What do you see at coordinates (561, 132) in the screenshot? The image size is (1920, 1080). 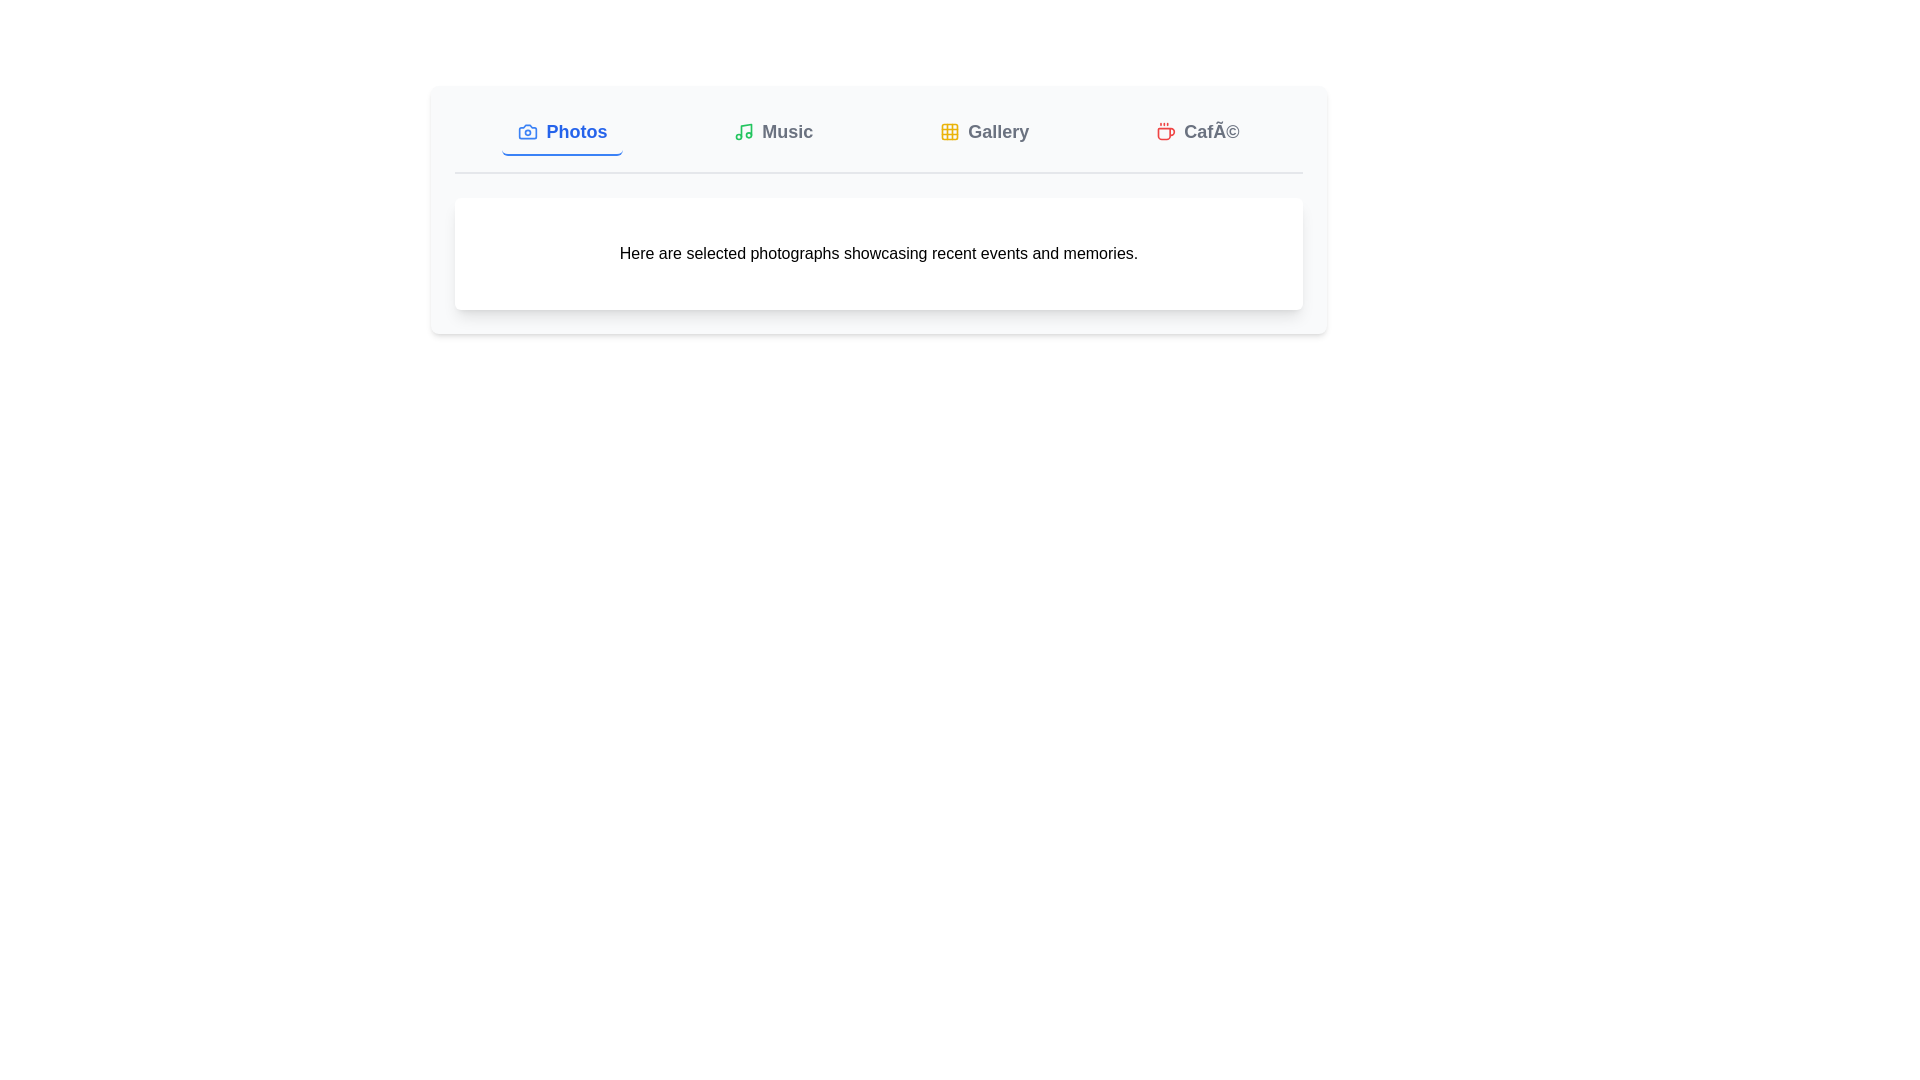 I see `the 'Photos' tab in the navigation bar, which has bold blue text and an underline indicating it is active` at bounding box center [561, 132].